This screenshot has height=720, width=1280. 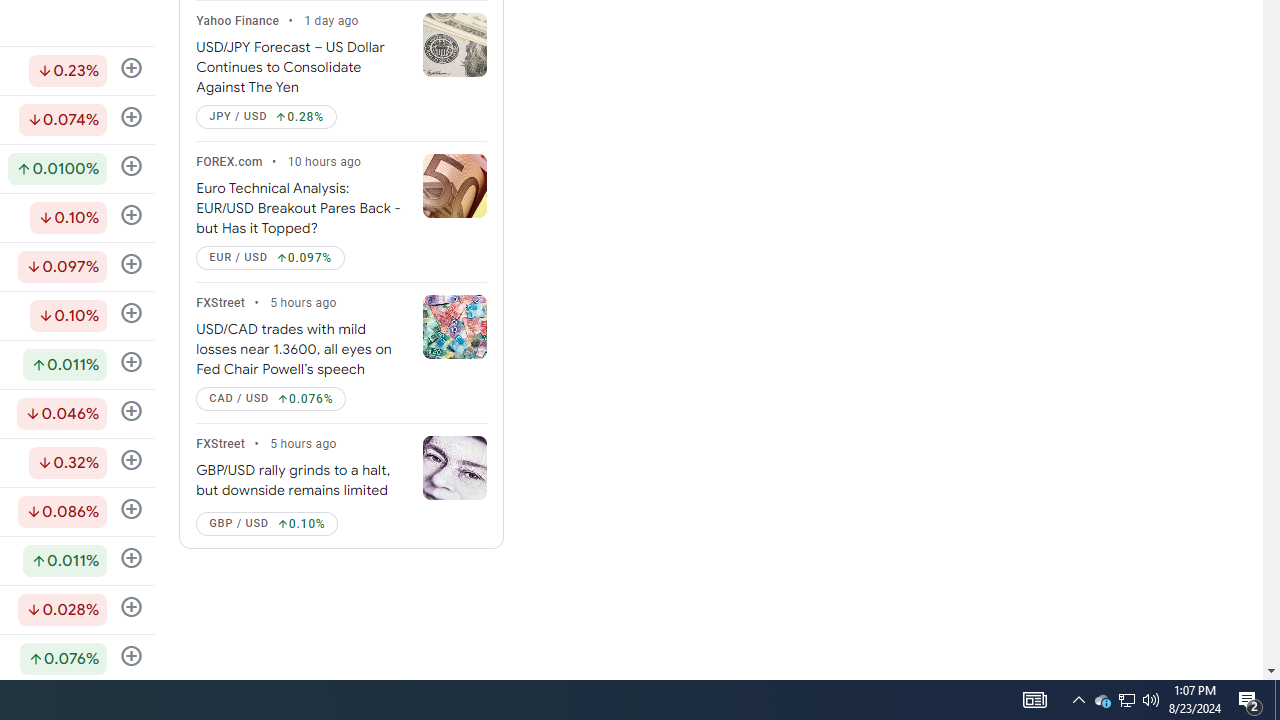 I want to click on 'JPY / USD Up by 0.22%', so click(x=265, y=117).